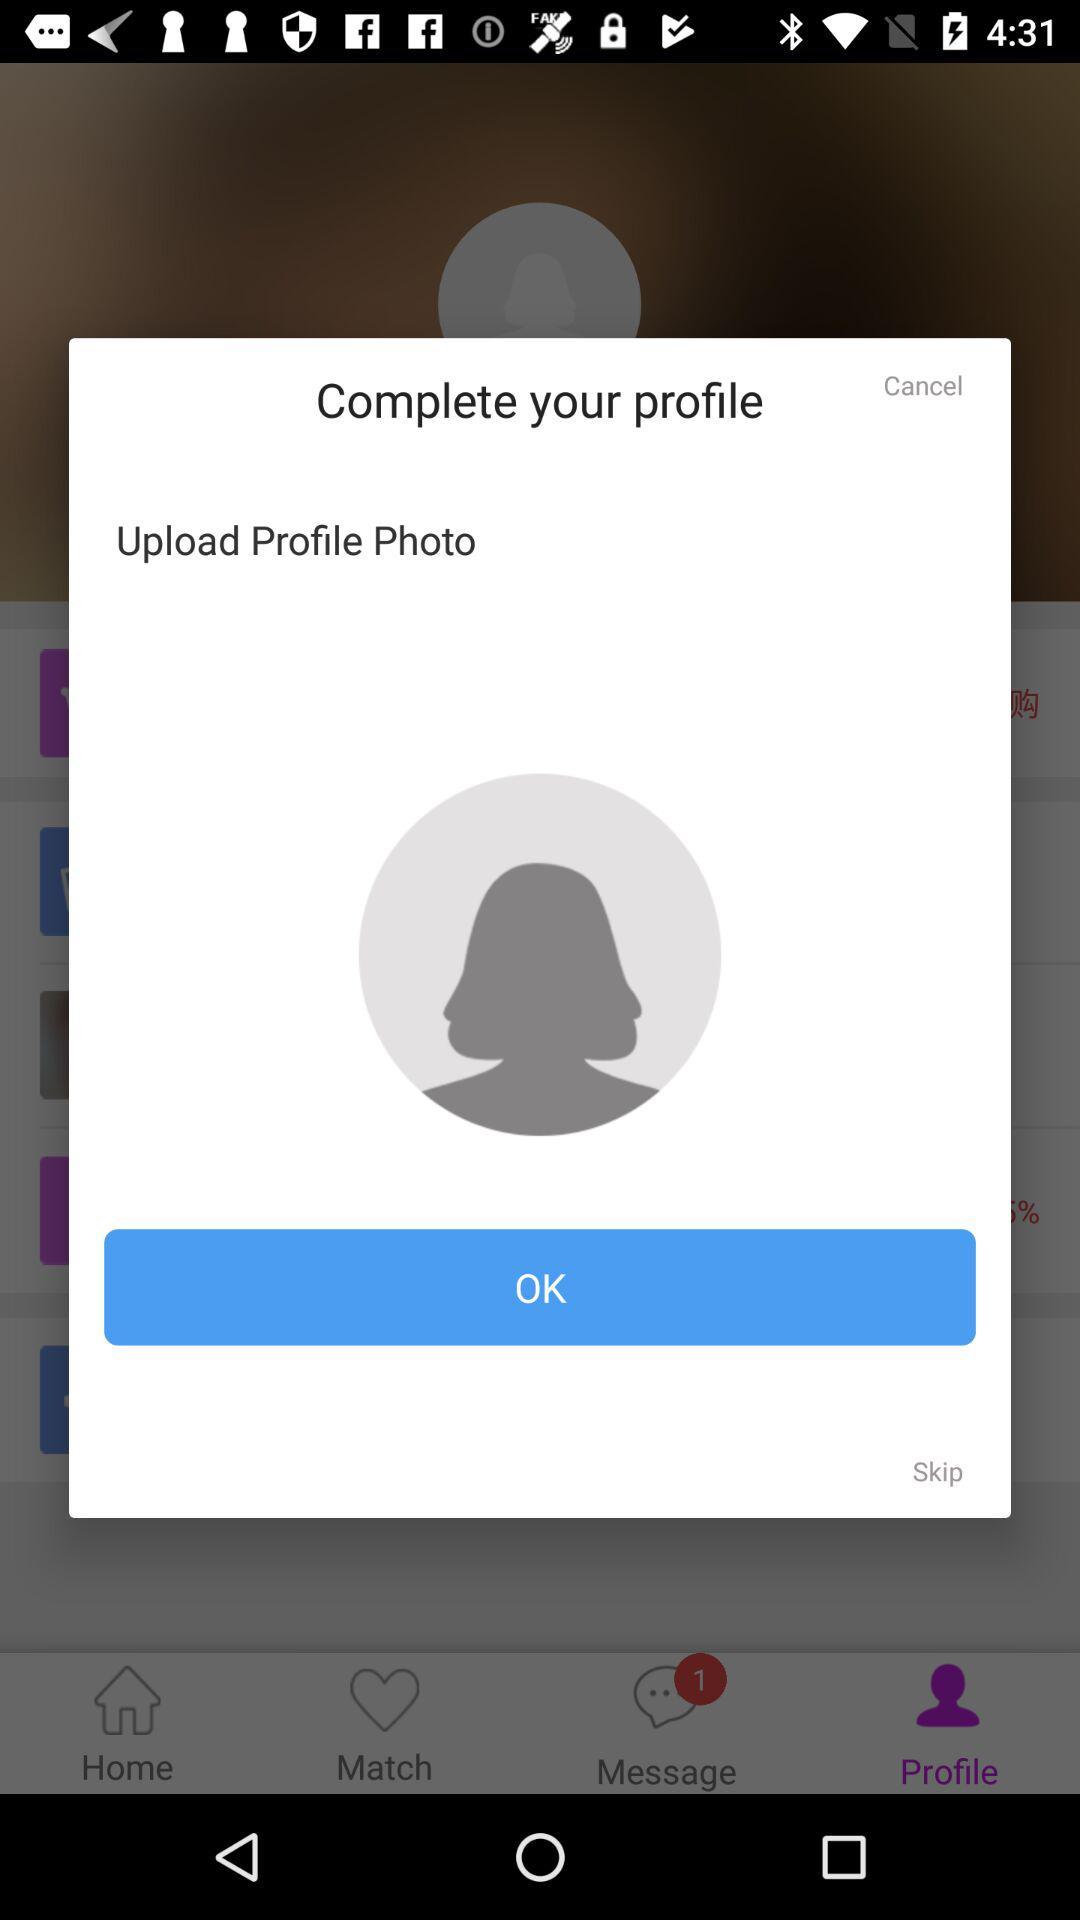 This screenshot has width=1080, height=1920. I want to click on item at the bottom right corner, so click(938, 1471).